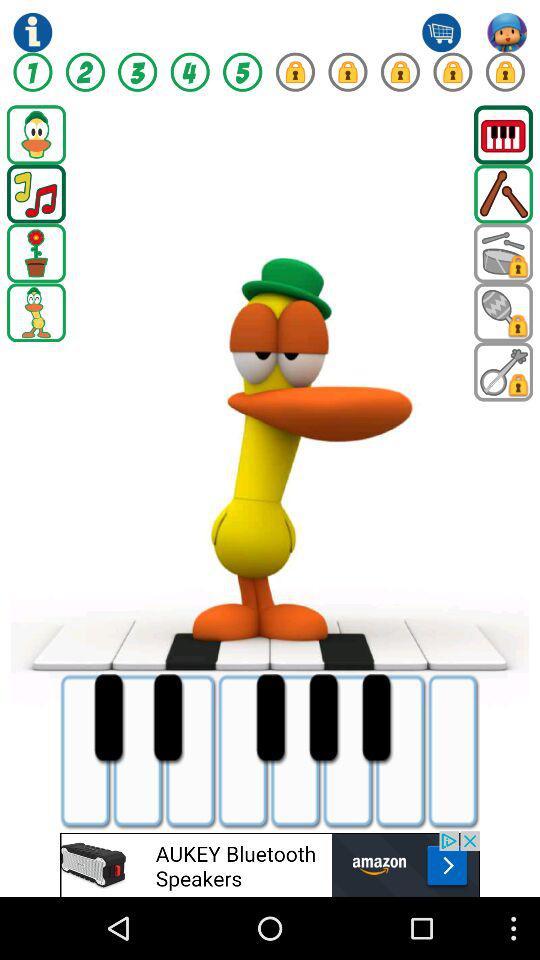 The width and height of the screenshot is (540, 960). Describe the element at coordinates (31, 72) in the screenshot. I see `level 1 button` at that location.